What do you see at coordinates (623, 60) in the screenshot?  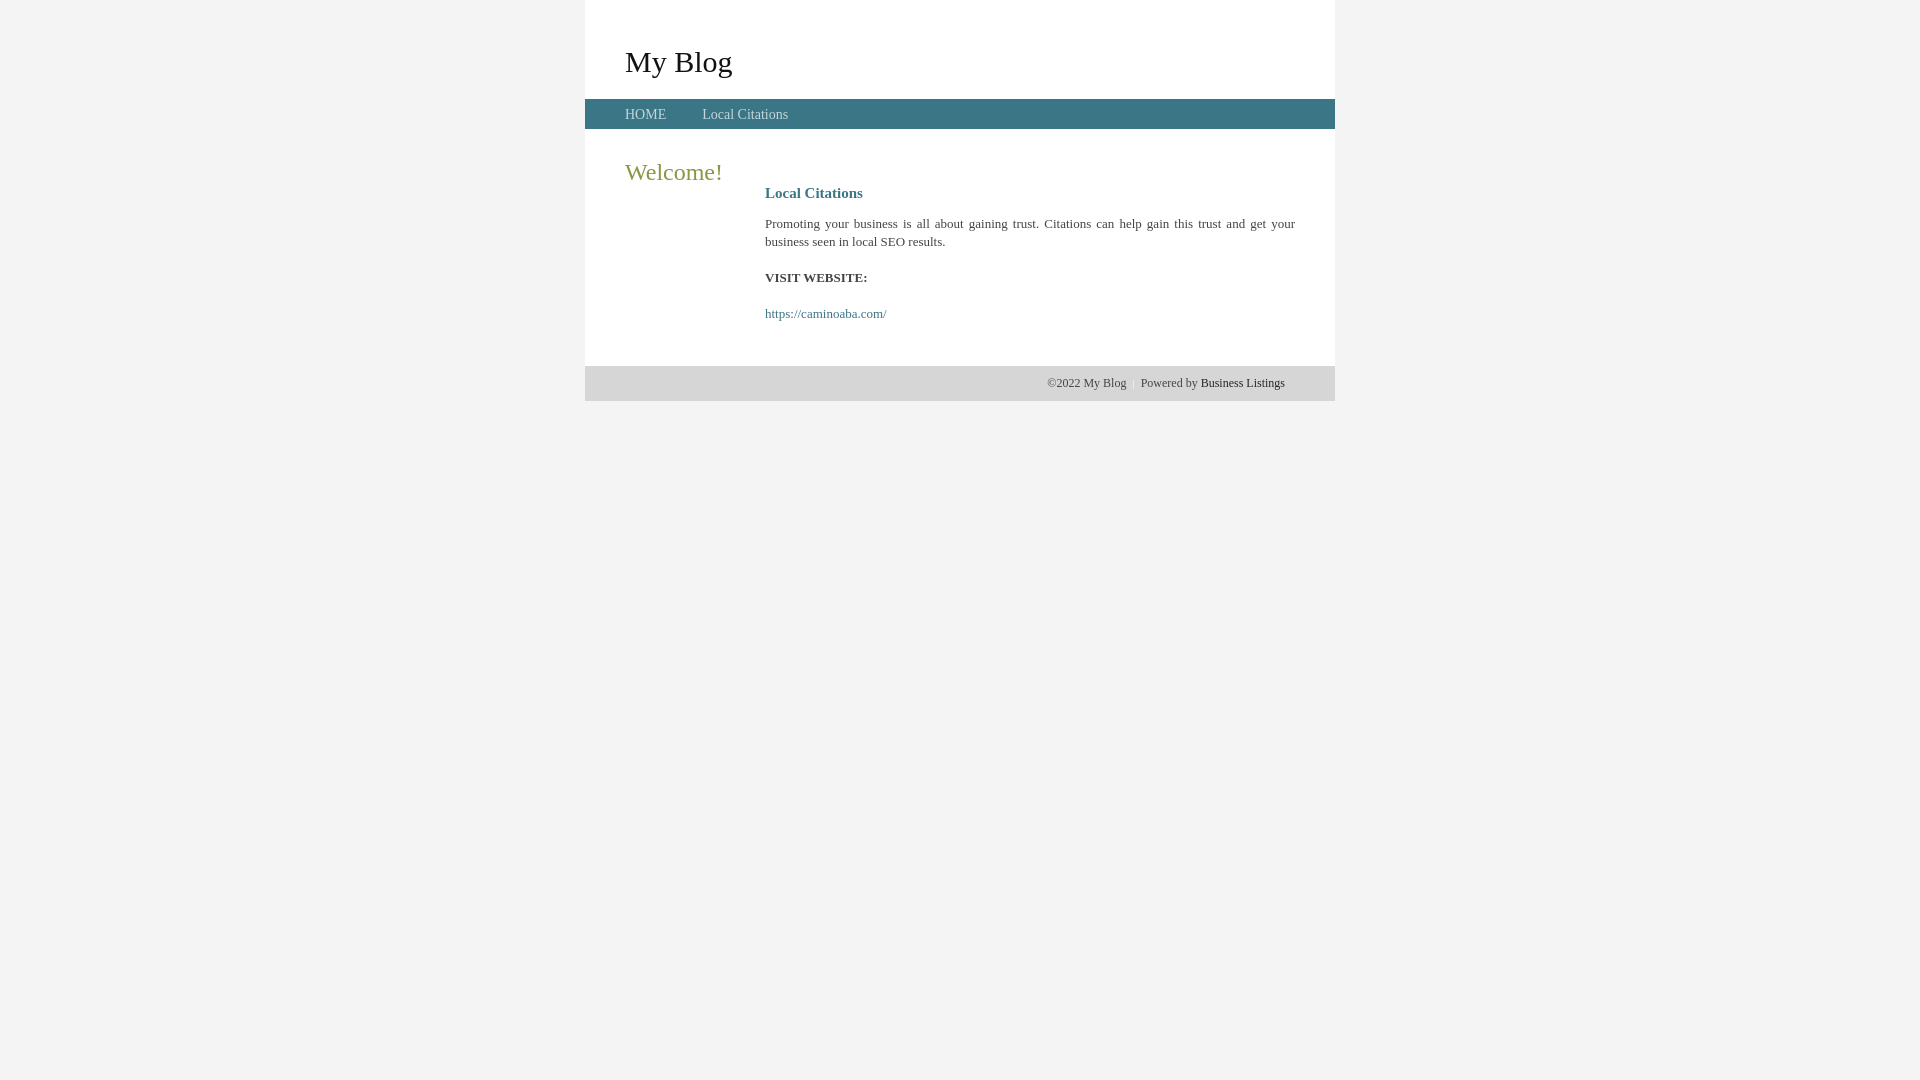 I see `'My Blog'` at bounding box center [623, 60].